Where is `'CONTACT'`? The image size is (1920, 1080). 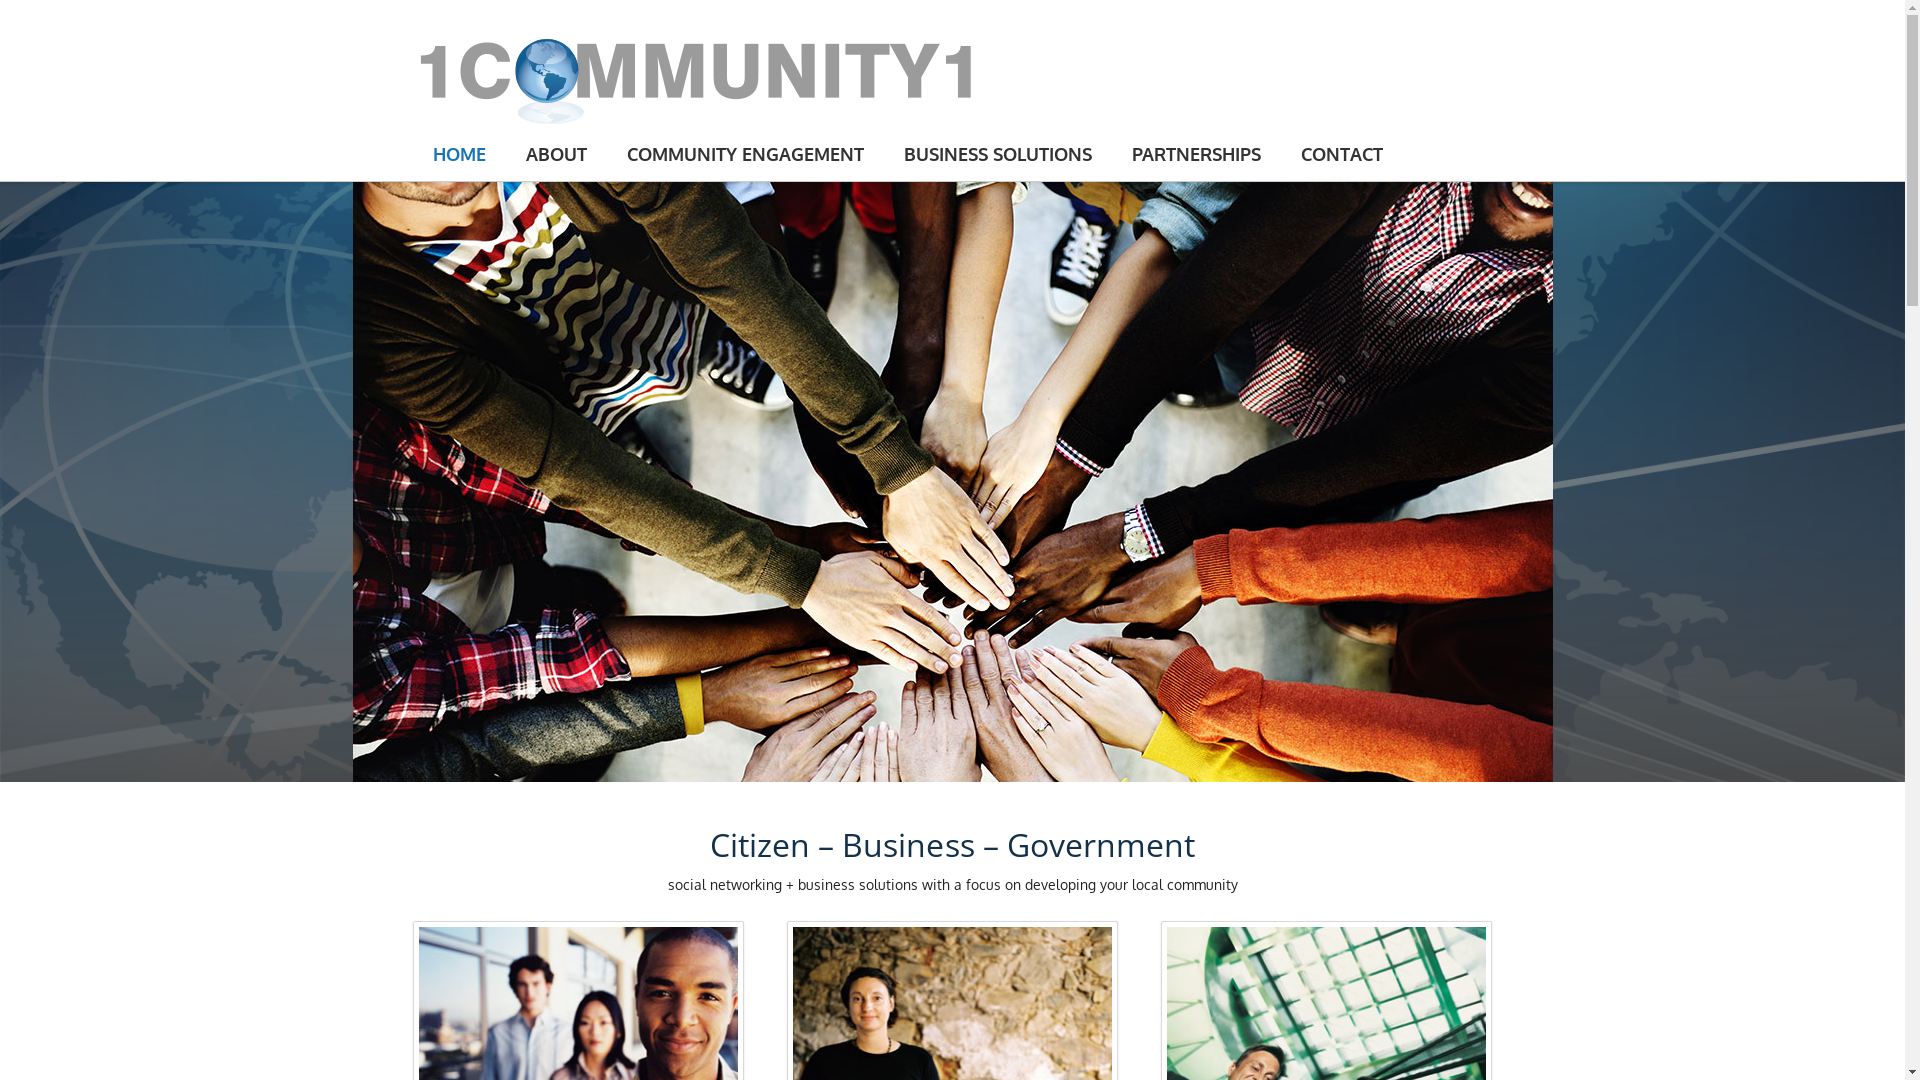
'CONTACT' is located at coordinates (1340, 153).